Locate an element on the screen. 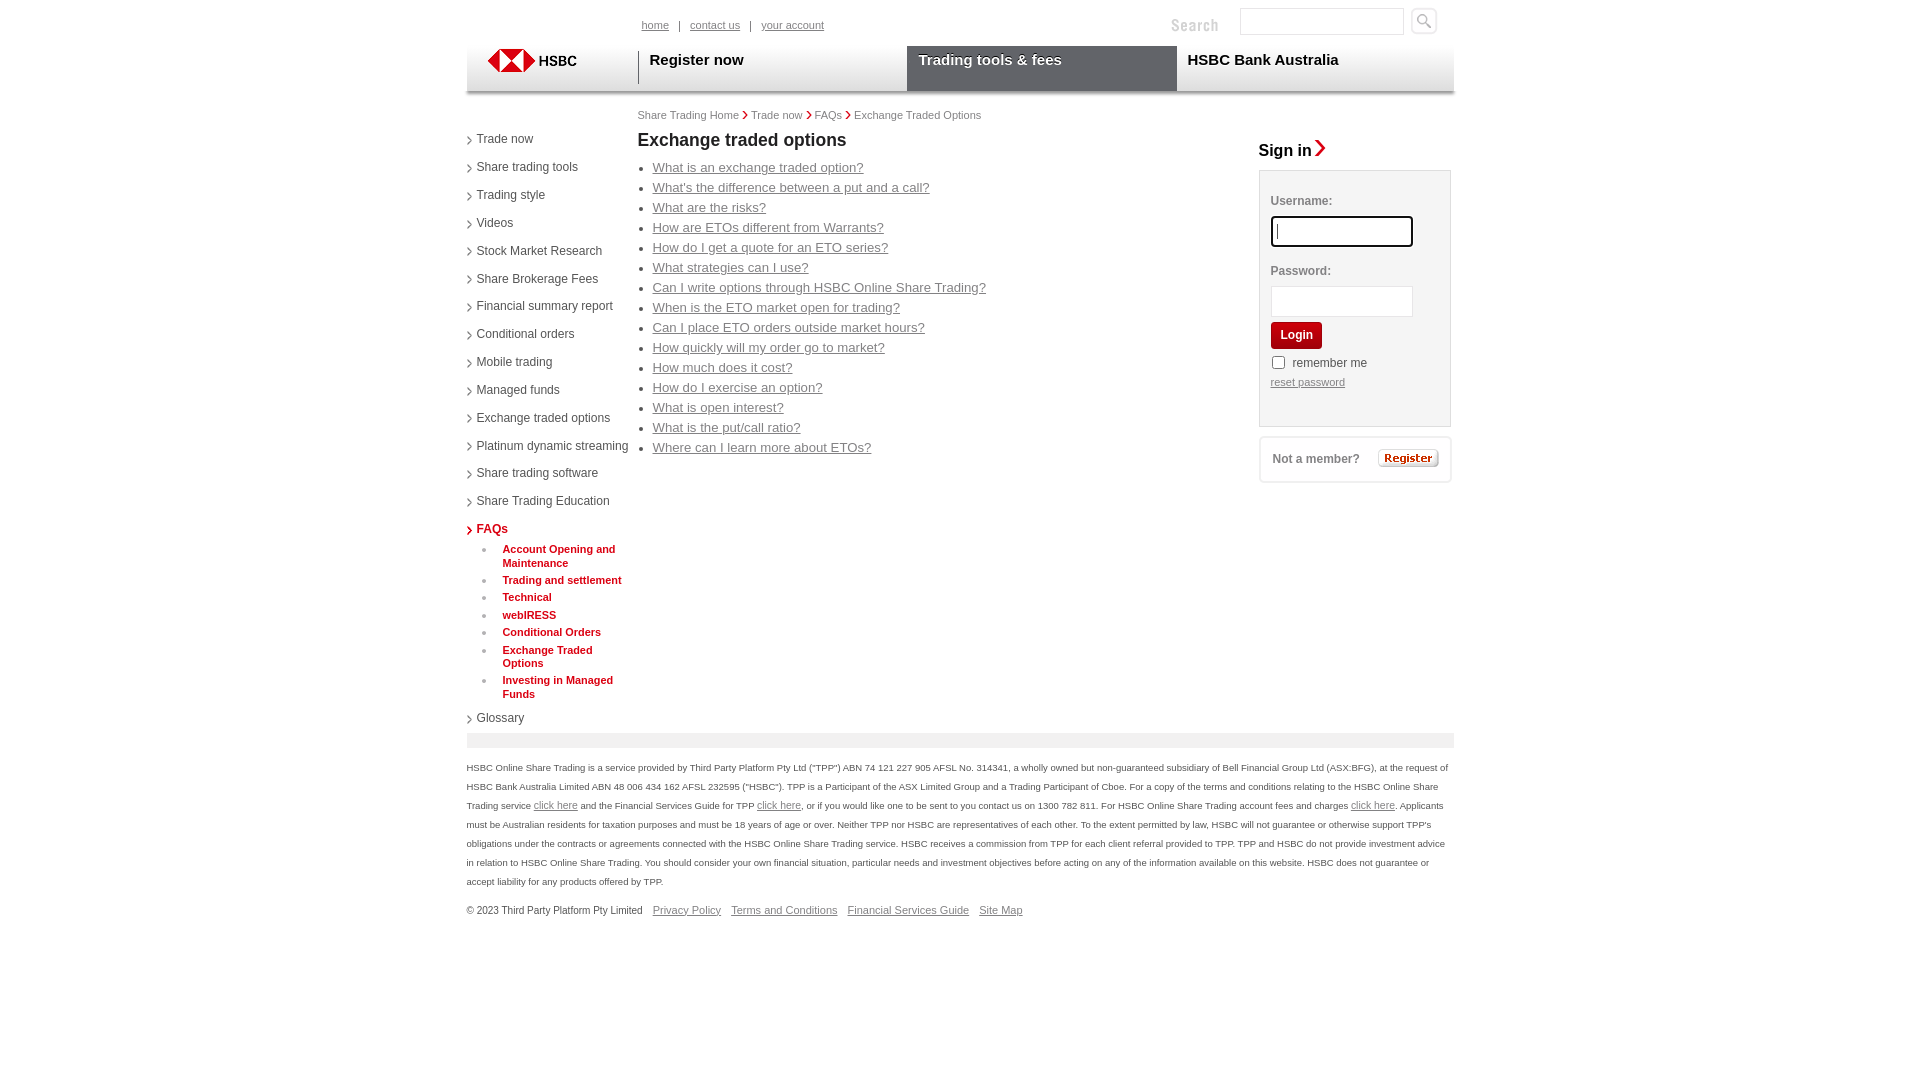  'Stock Market Research' is located at coordinates (533, 250).